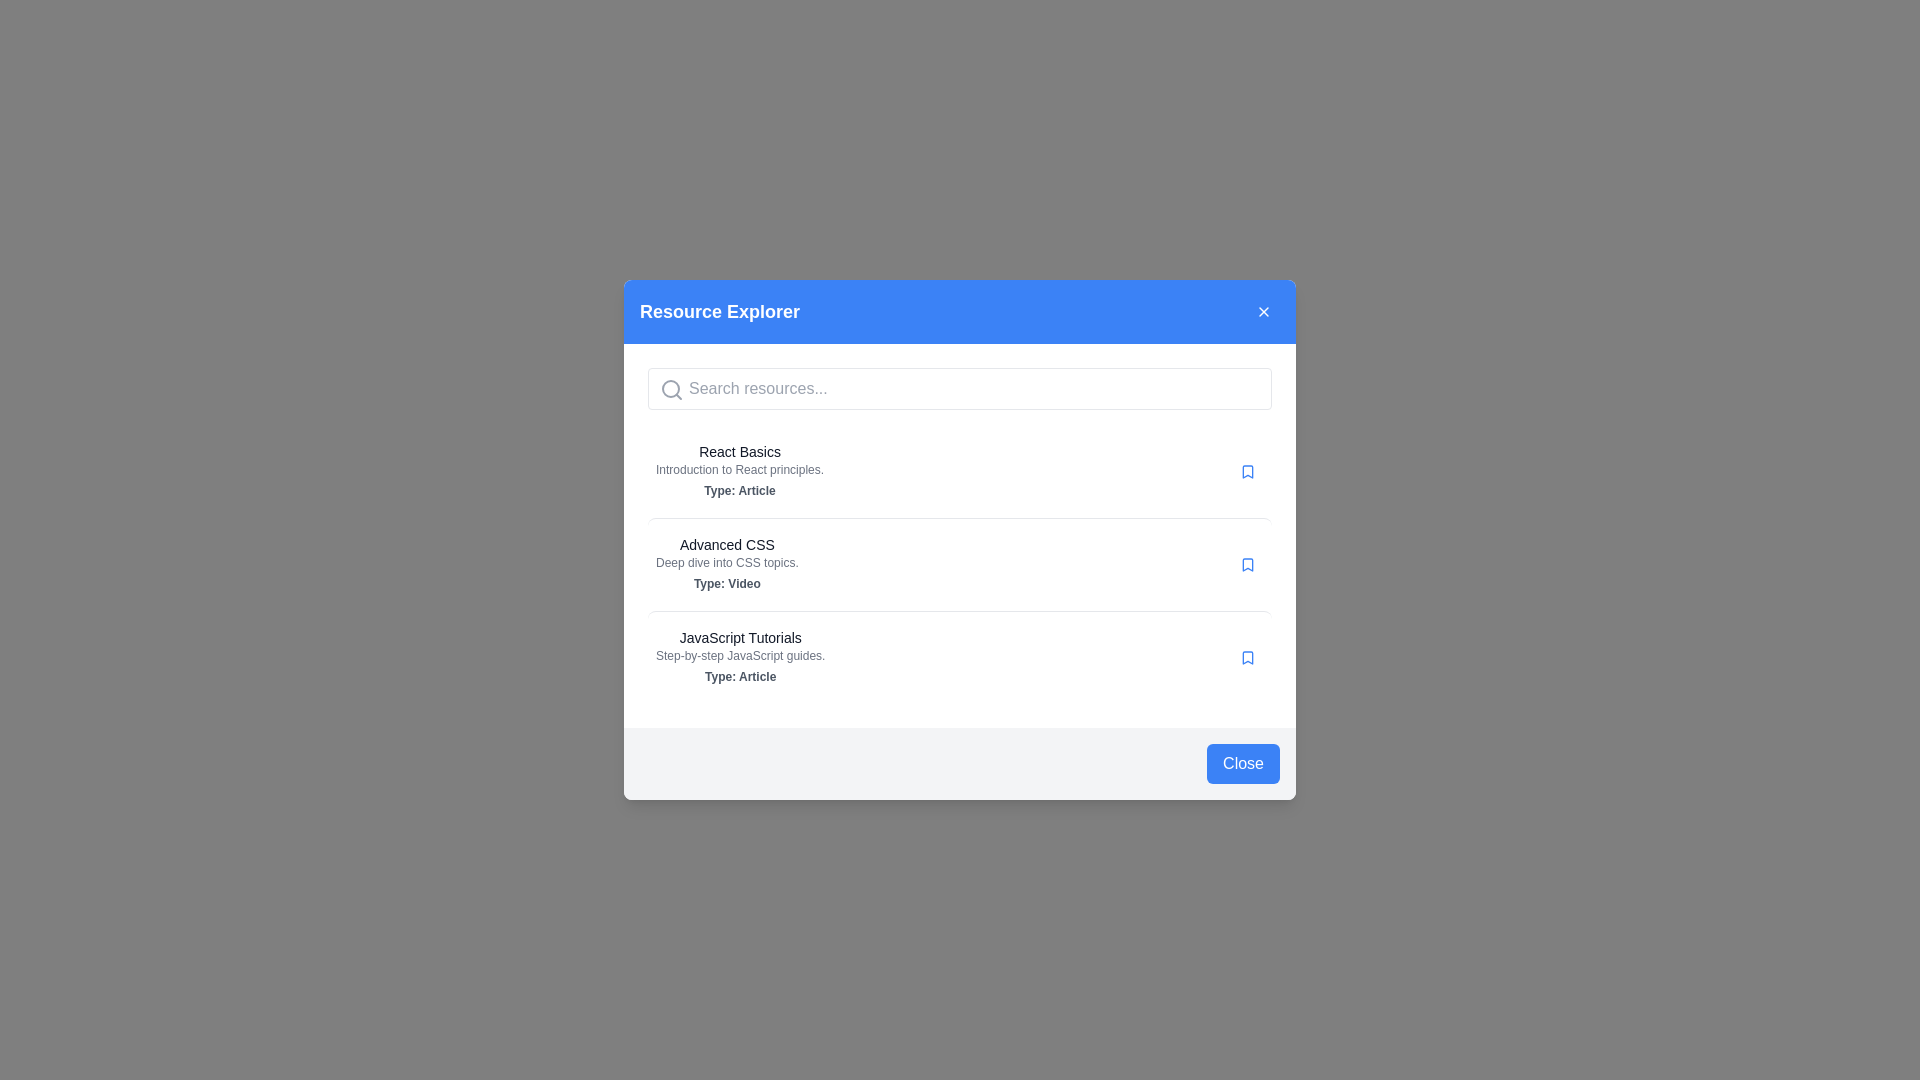  Describe the element at coordinates (1247, 658) in the screenshot. I see `the circular bookmark button with a transparent background that turns gray on hover, located in the rightmost part of the third item labeled 'JavaScript Tutorials'` at that location.